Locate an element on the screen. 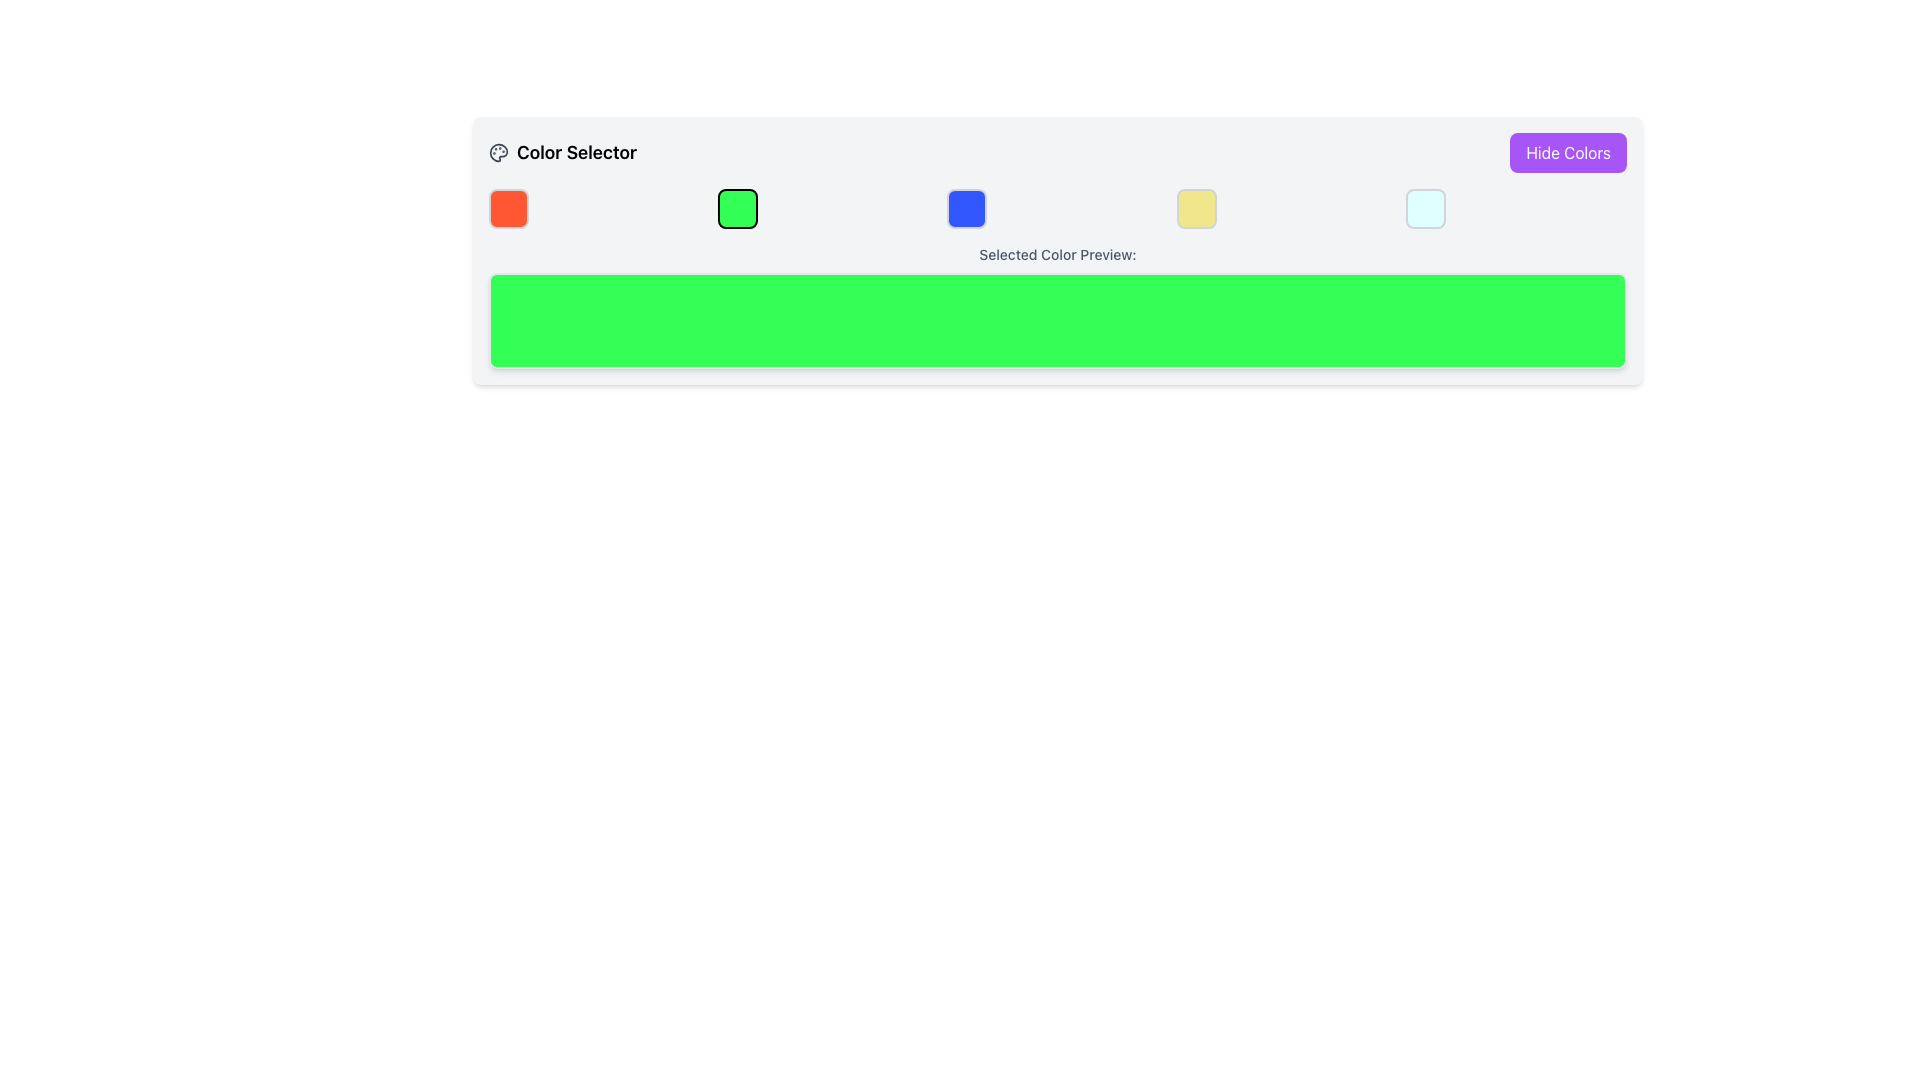 The width and height of the screenshot is (1920, 1080). the button located at the far right of the 'Color Selector' toolbar to hide the color selection interface is located at coordinates (1567, 152).